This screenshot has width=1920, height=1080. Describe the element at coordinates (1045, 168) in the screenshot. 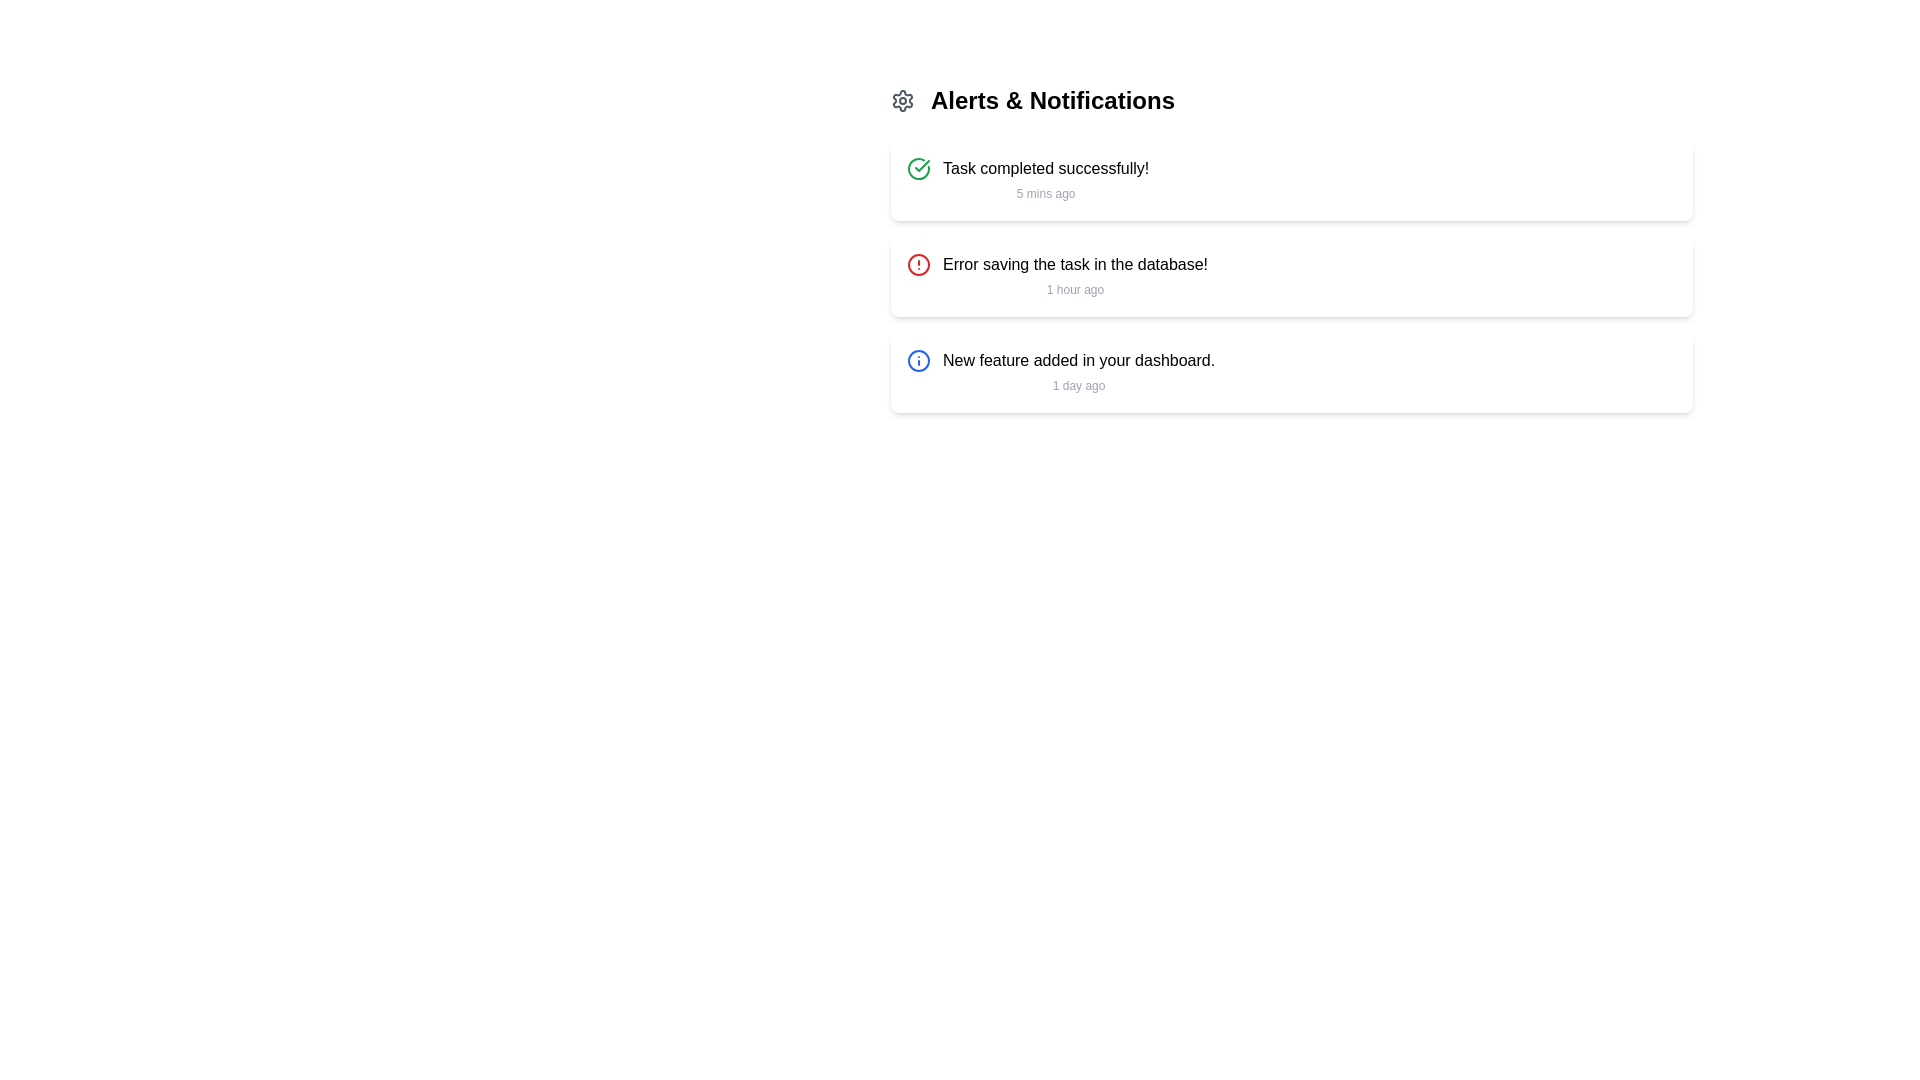

I see `notification text located at the top-left of the notification card in the 'Alerts & Notifications' list, which indicates a successfully completed task` at that location.